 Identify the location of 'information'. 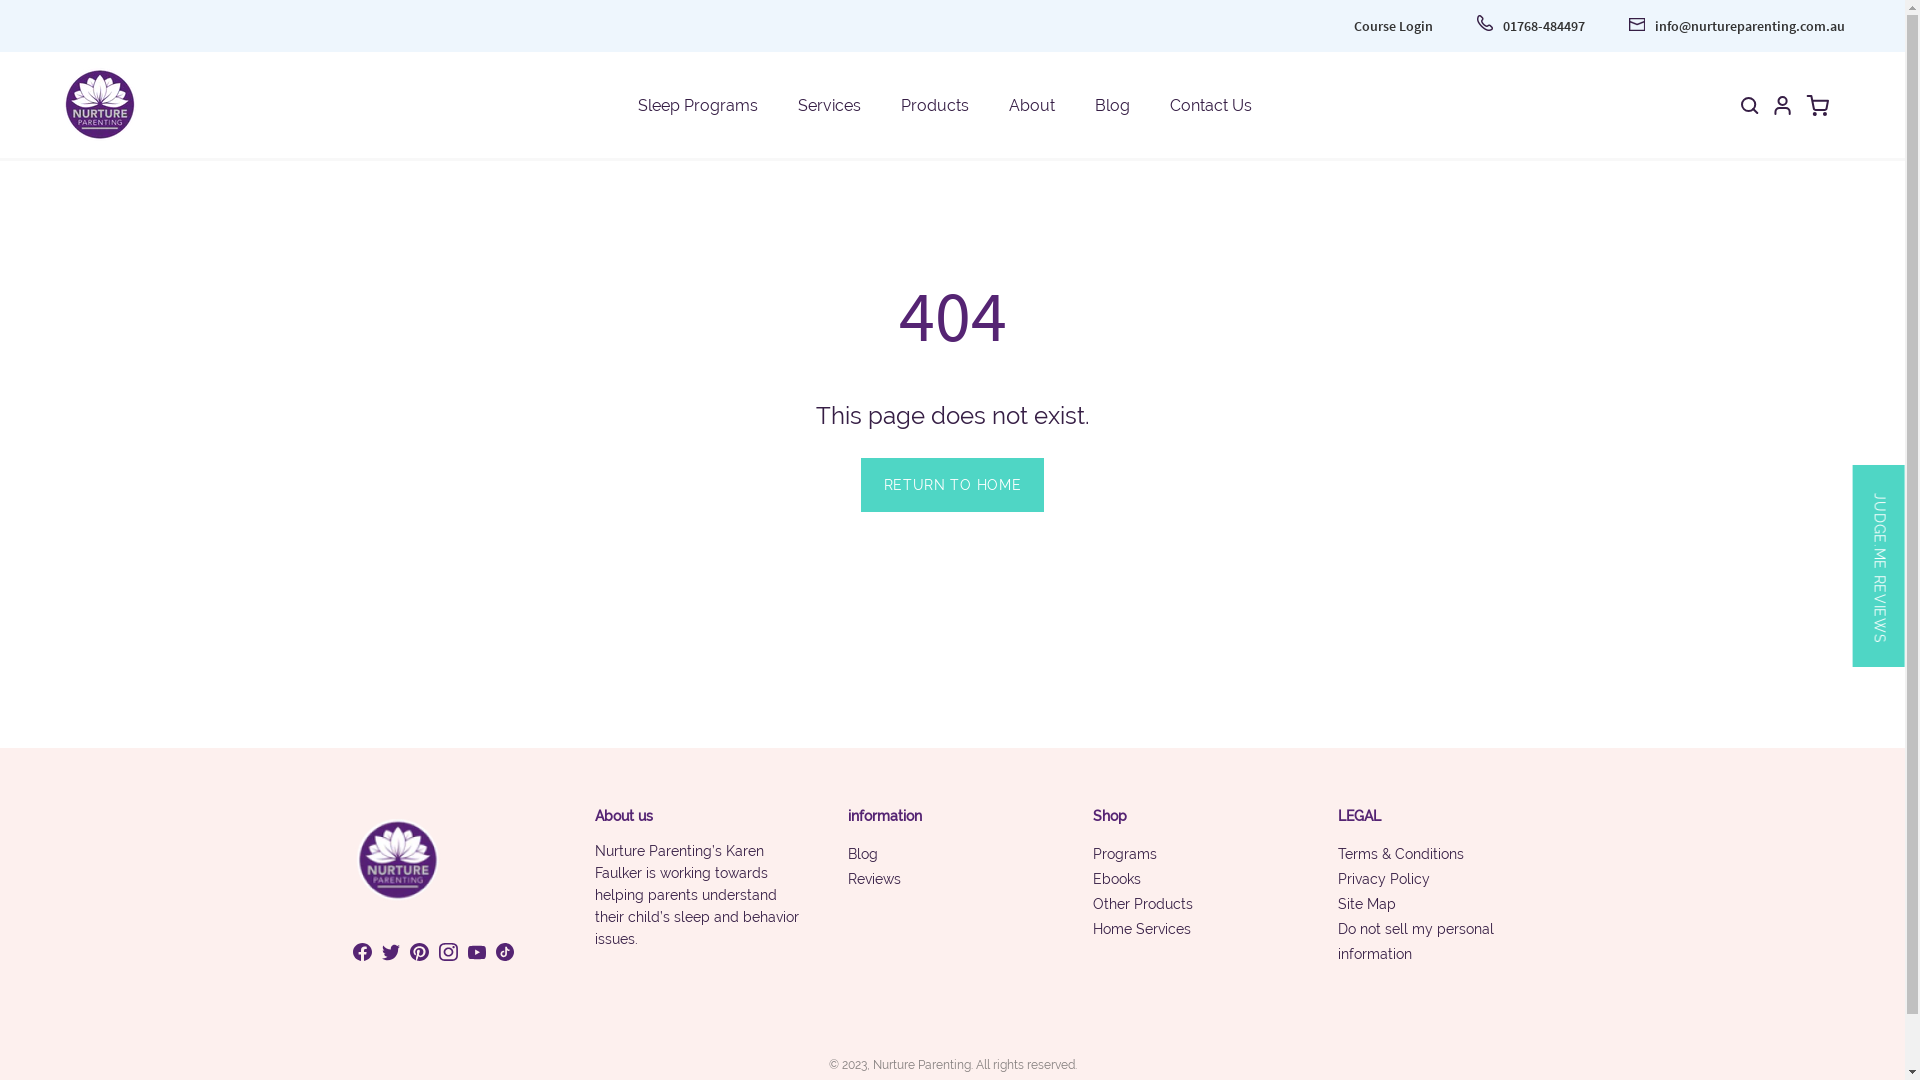
(883, 817).